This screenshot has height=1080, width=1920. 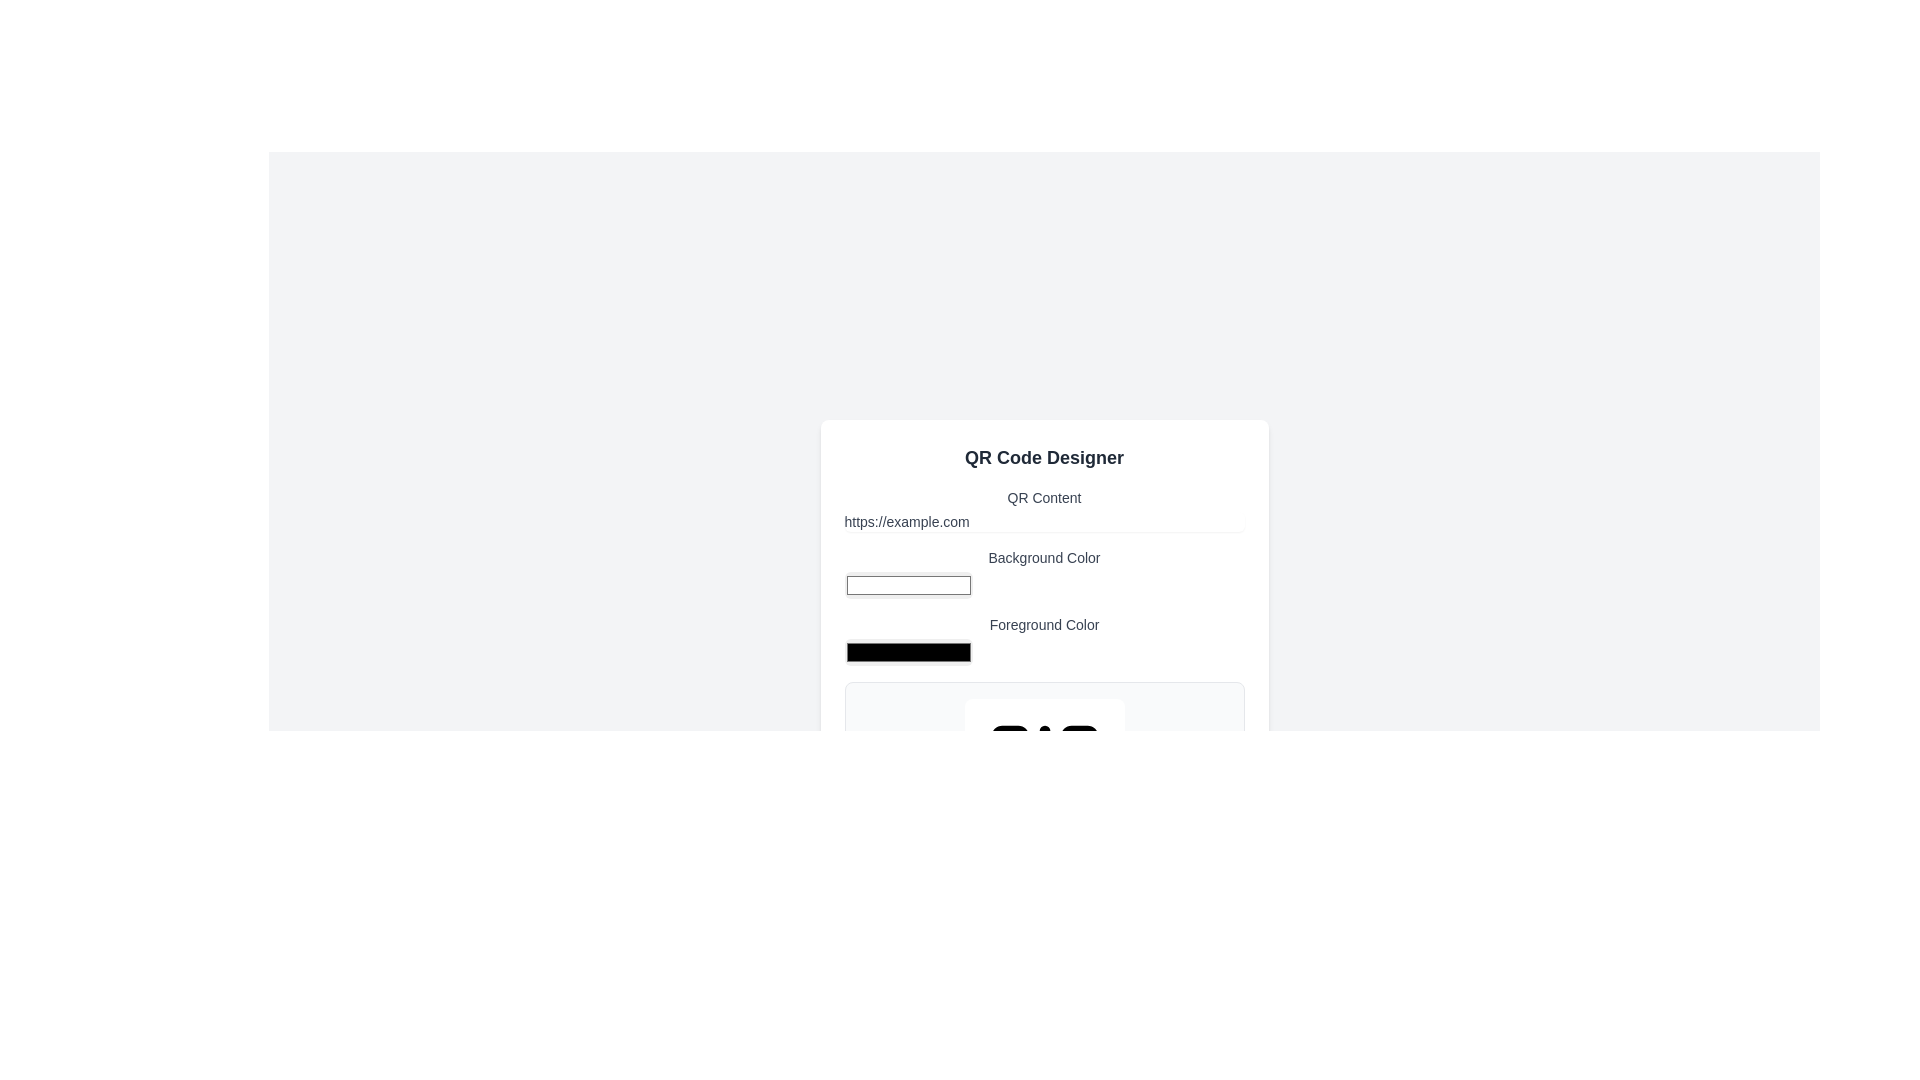 I want to click on the second small square with slightly rounded corners, styled in black, which is part of a QR code representation, so click(x=1078, y=744).